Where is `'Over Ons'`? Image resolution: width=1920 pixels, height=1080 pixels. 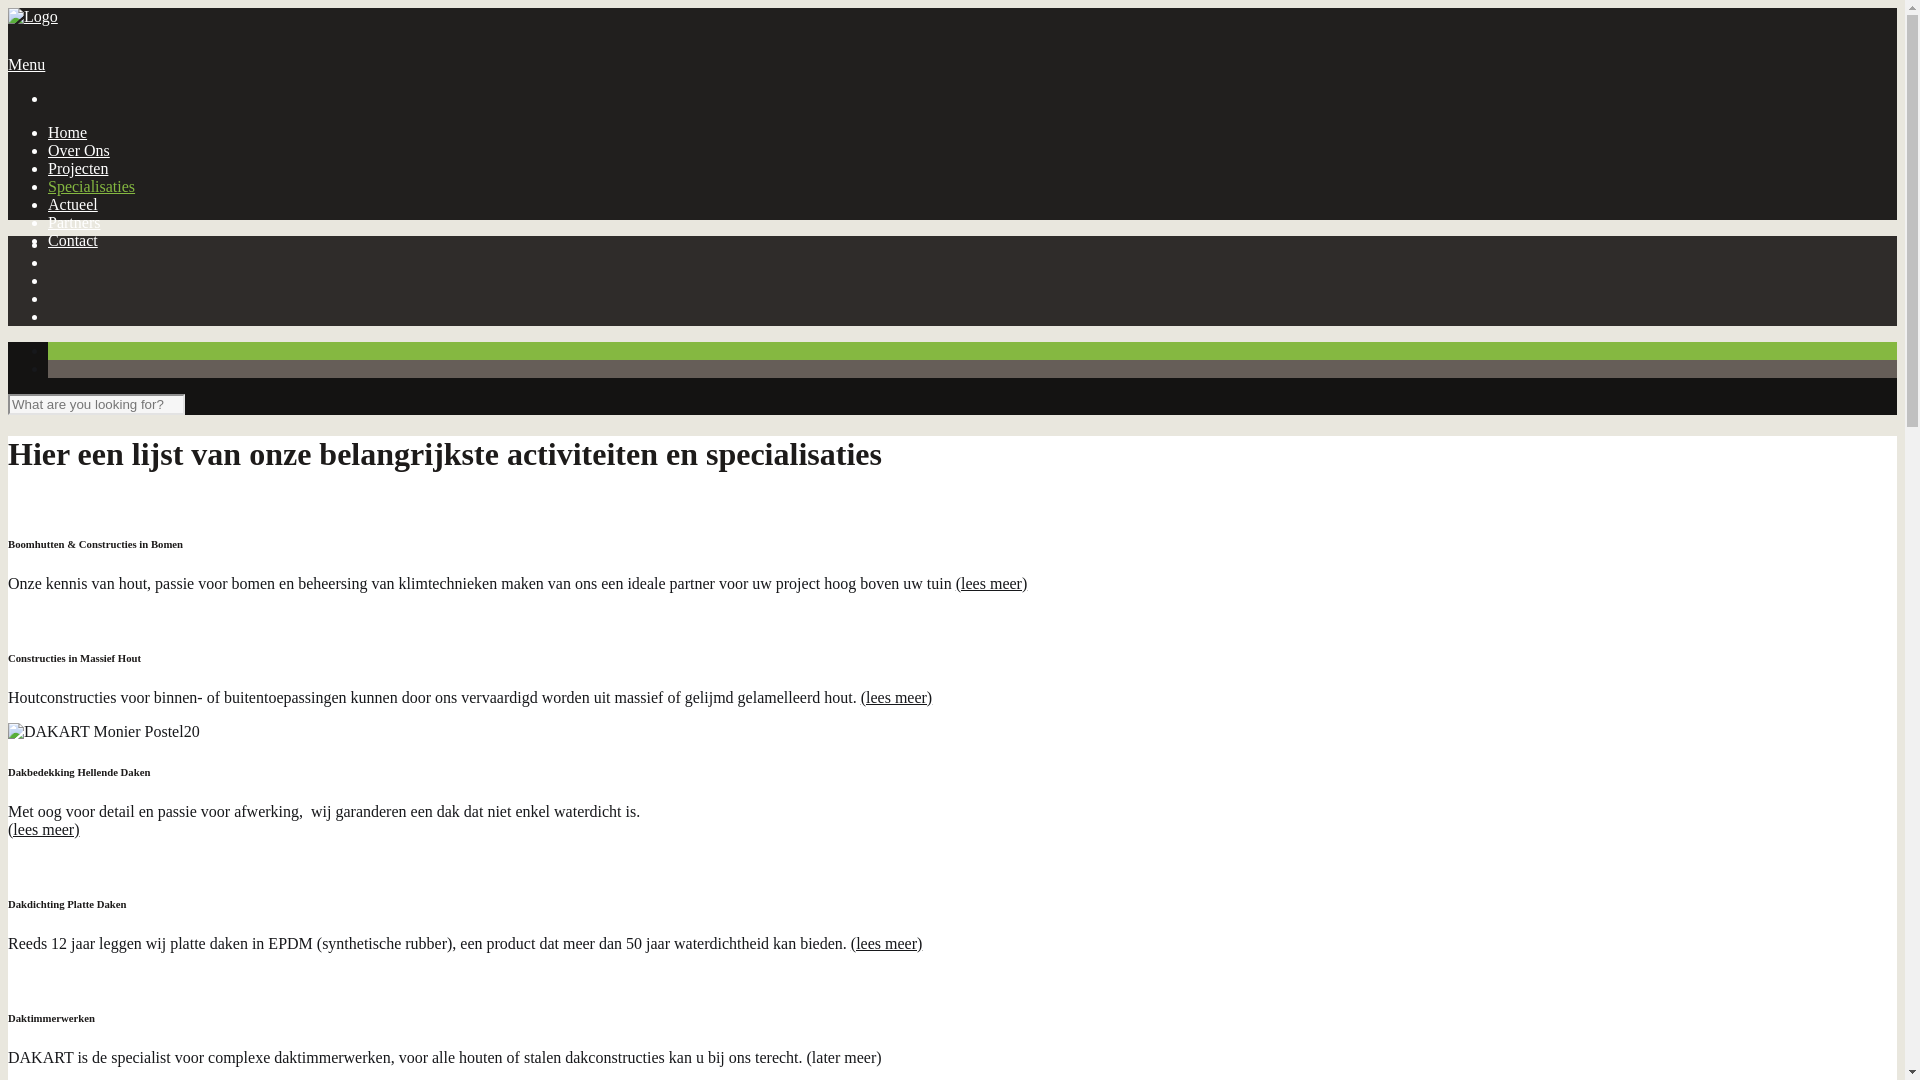 'Over Ons' is located at coordinates (78, 149).